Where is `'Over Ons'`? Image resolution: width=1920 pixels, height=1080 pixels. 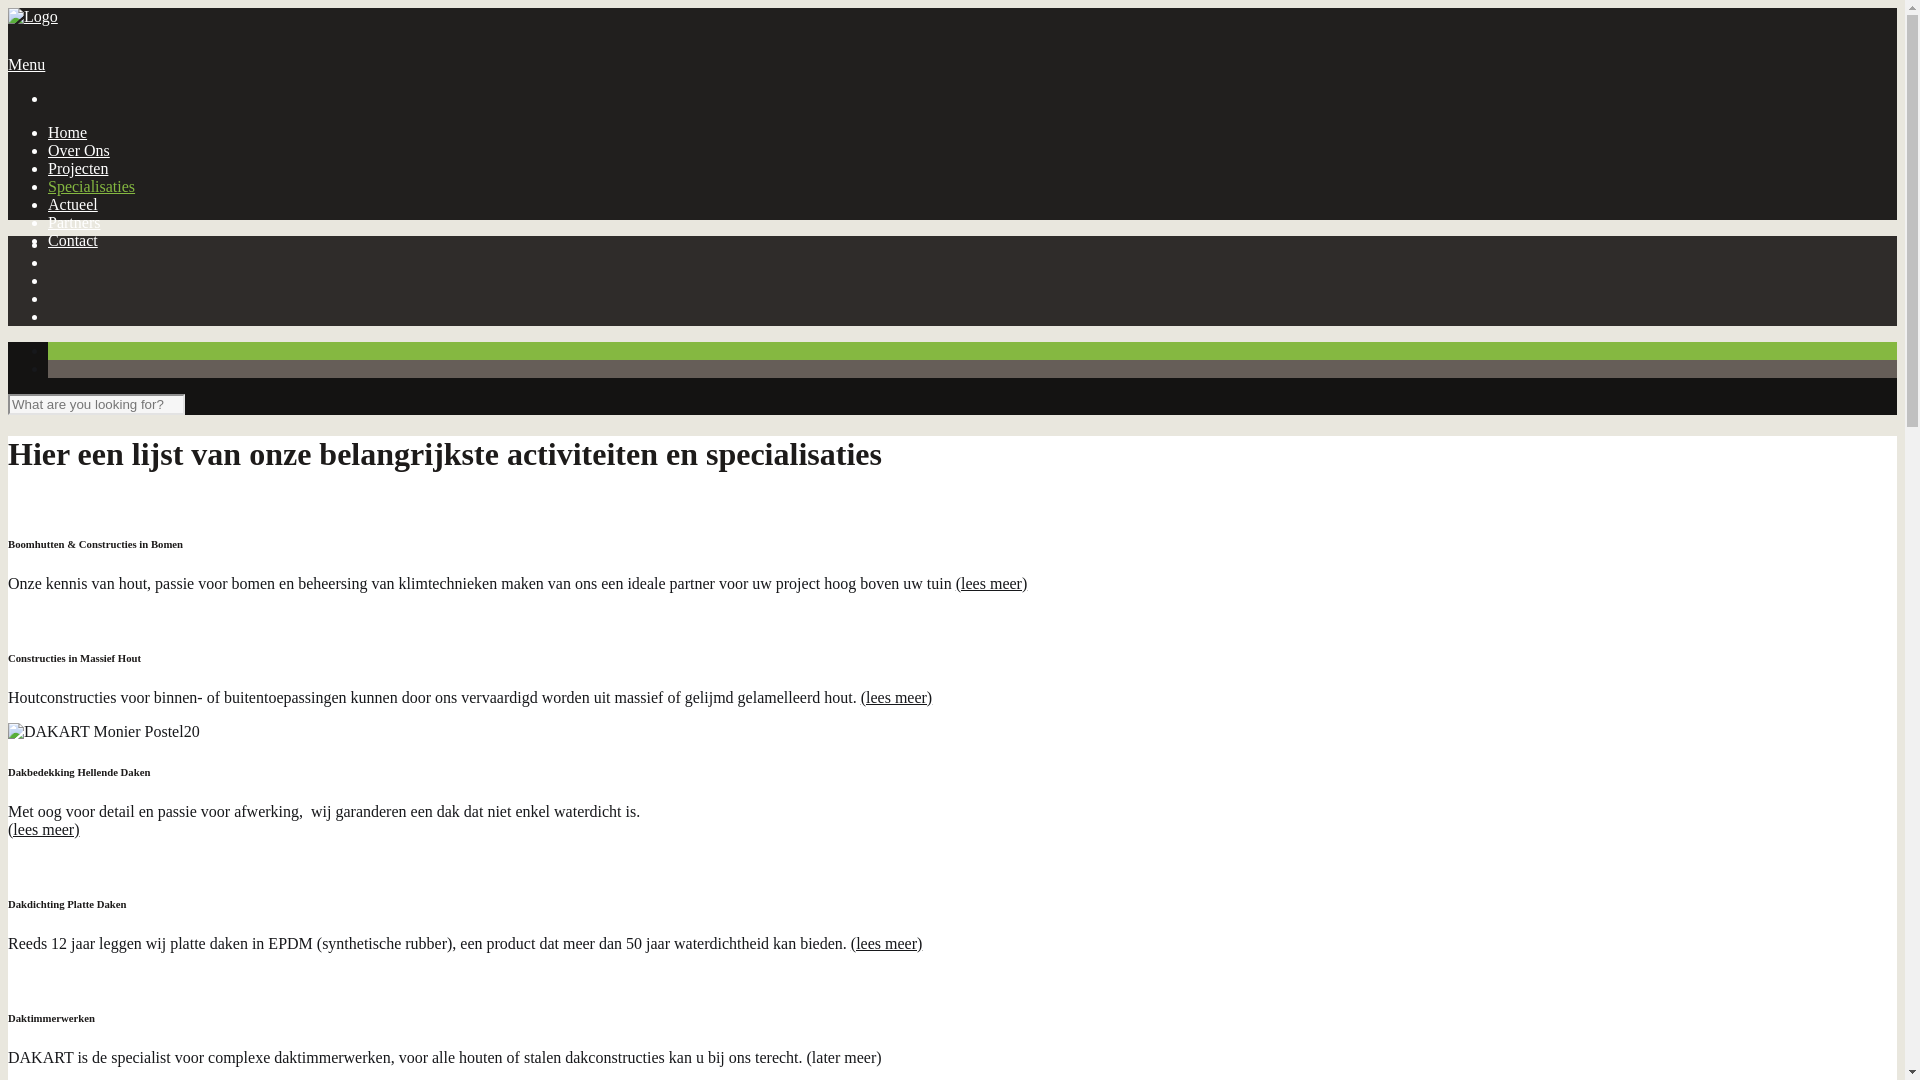 'Over Ons' is located at coordinates (78, 149).